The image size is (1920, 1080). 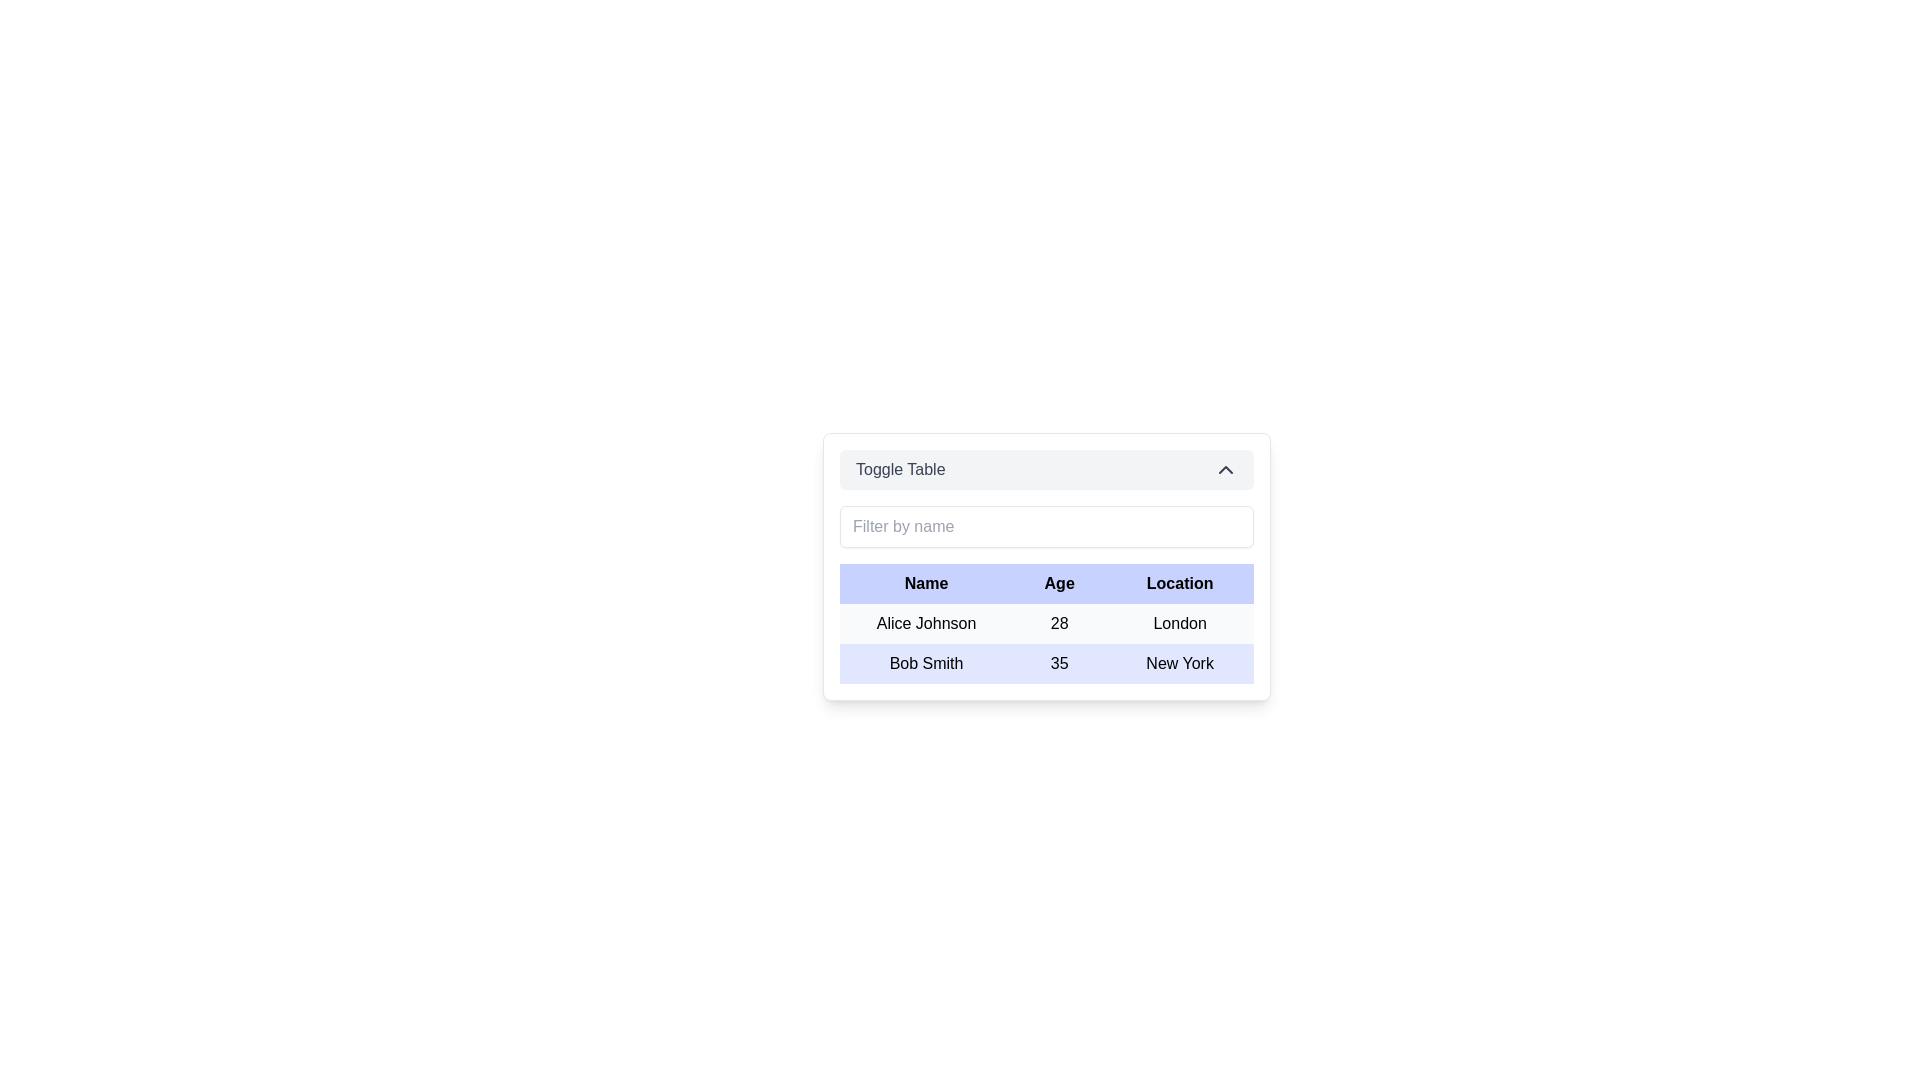 What do you see at coordinates (1058, 583) in the screenshot?
I see `the 'Age' table header cell` at bounding box center [1058, 583].